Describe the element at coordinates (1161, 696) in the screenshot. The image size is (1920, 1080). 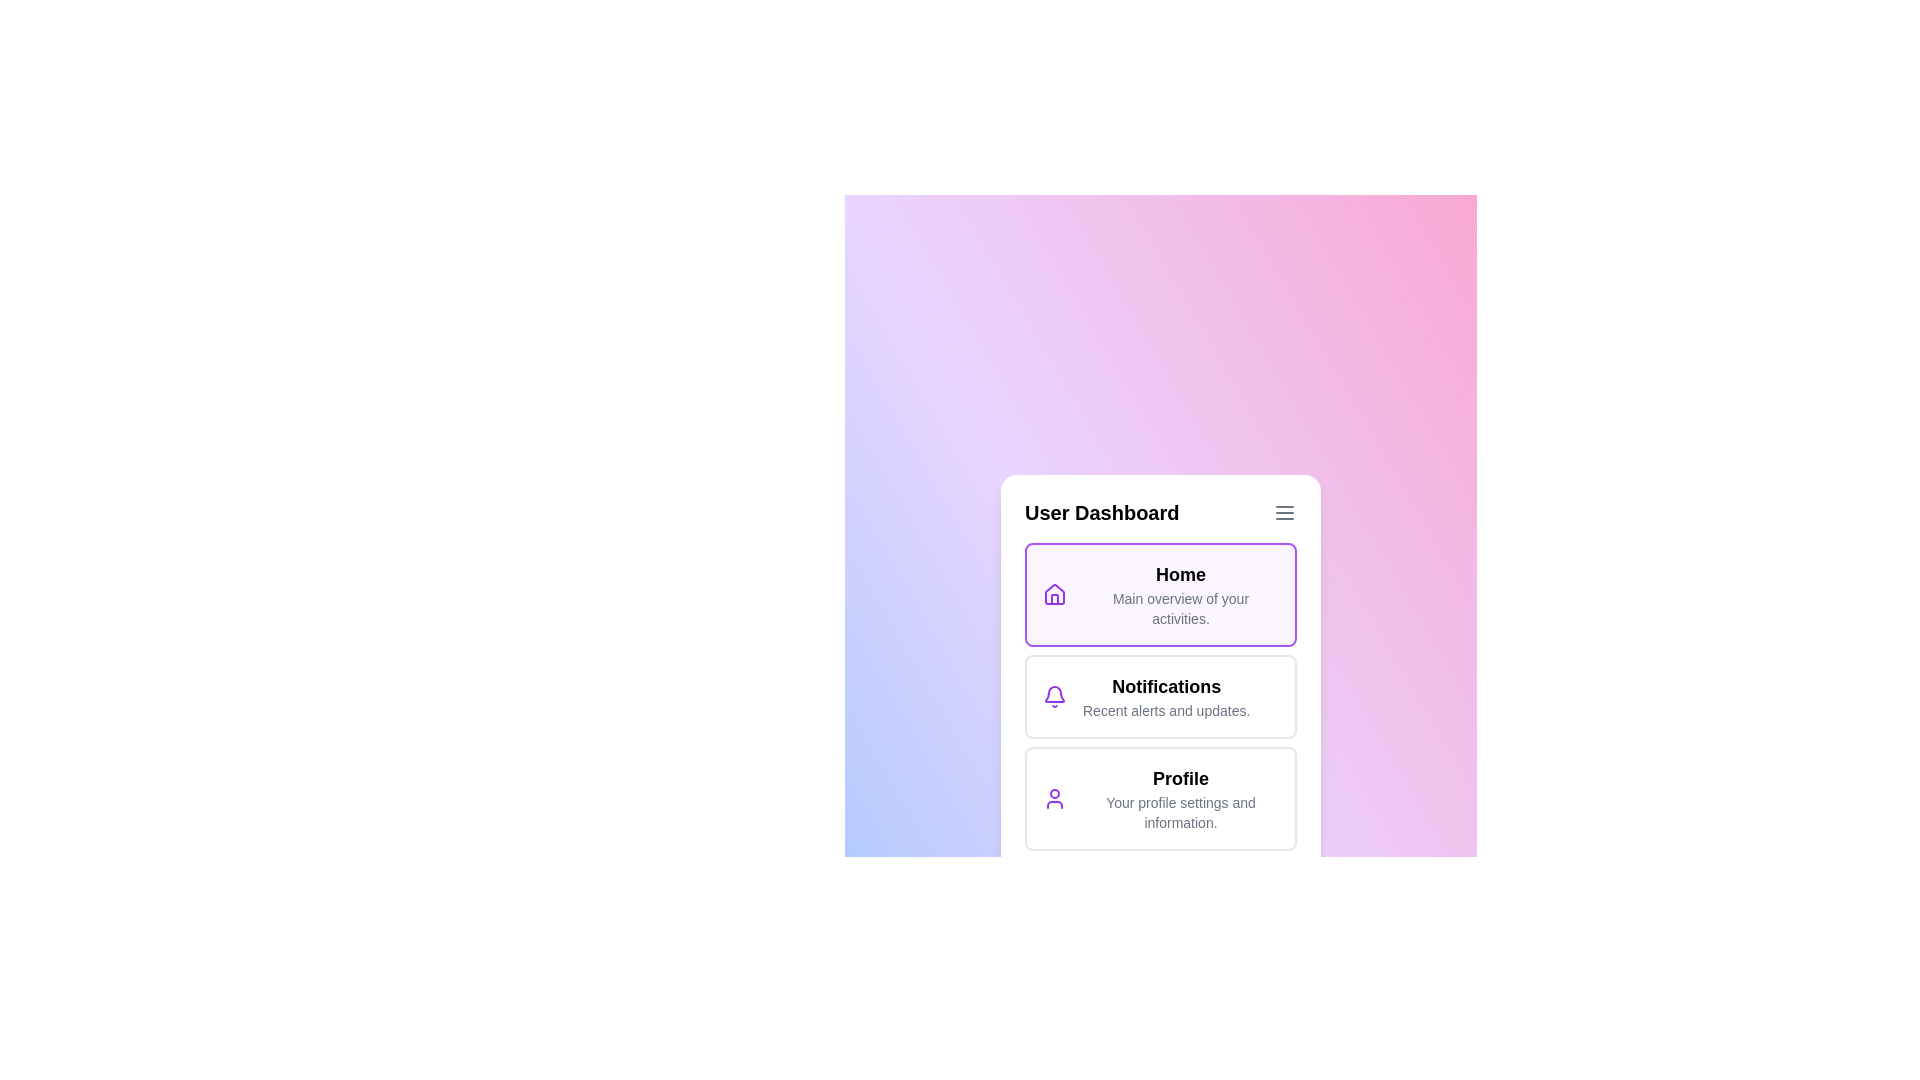
I see `the menu item Notifications to navigate` at that location.